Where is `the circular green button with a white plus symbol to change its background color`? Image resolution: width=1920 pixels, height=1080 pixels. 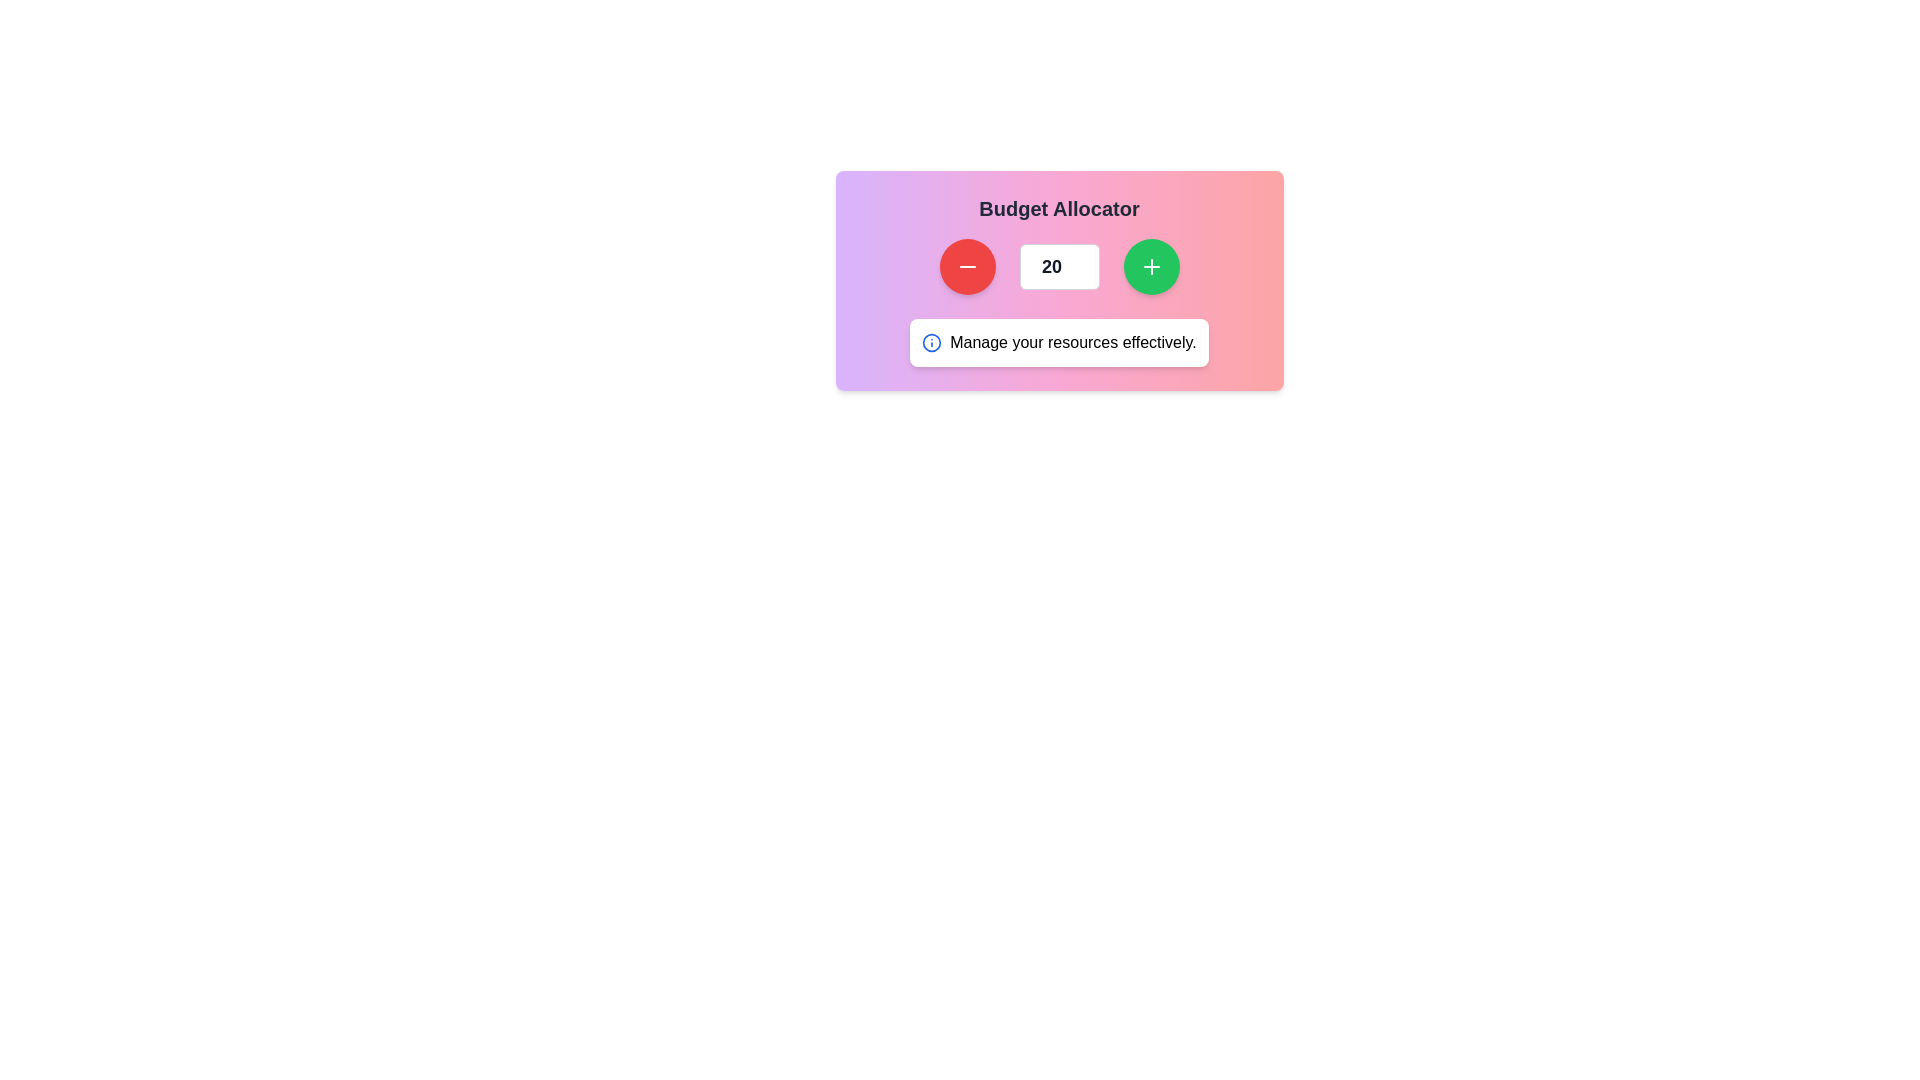
the circular green button with a white plus symbol to change its background color is located at coordinates (1151, 265).